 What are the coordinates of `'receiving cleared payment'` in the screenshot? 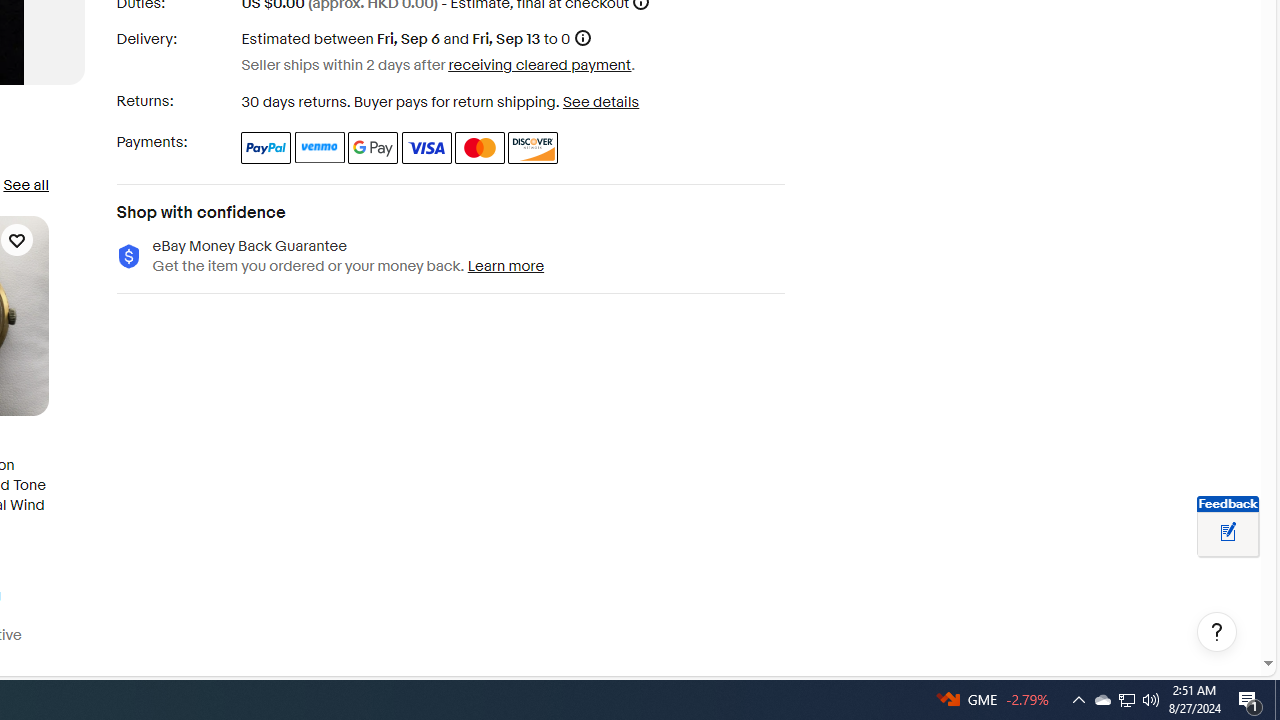 It's located at (540, 63).